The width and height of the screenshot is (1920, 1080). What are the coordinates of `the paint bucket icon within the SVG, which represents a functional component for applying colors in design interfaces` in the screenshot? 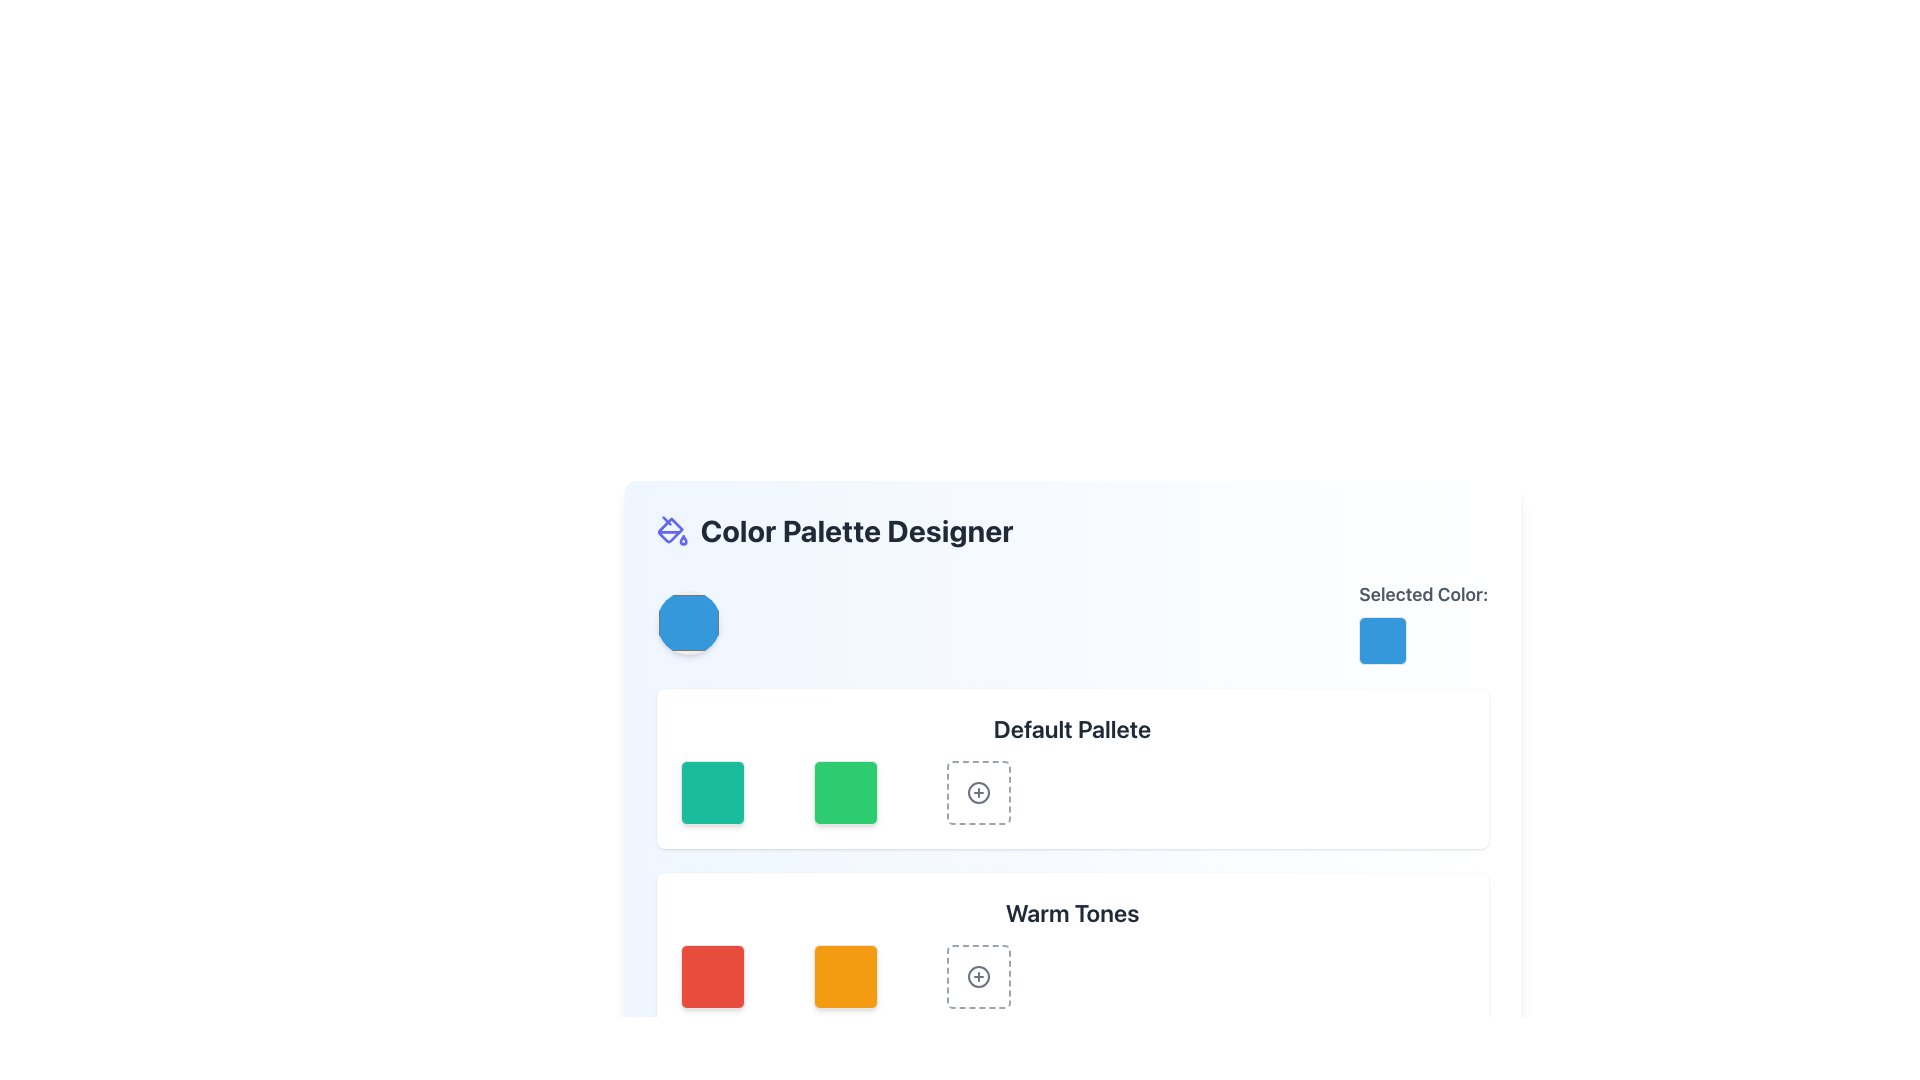 It's located at (670, 529).